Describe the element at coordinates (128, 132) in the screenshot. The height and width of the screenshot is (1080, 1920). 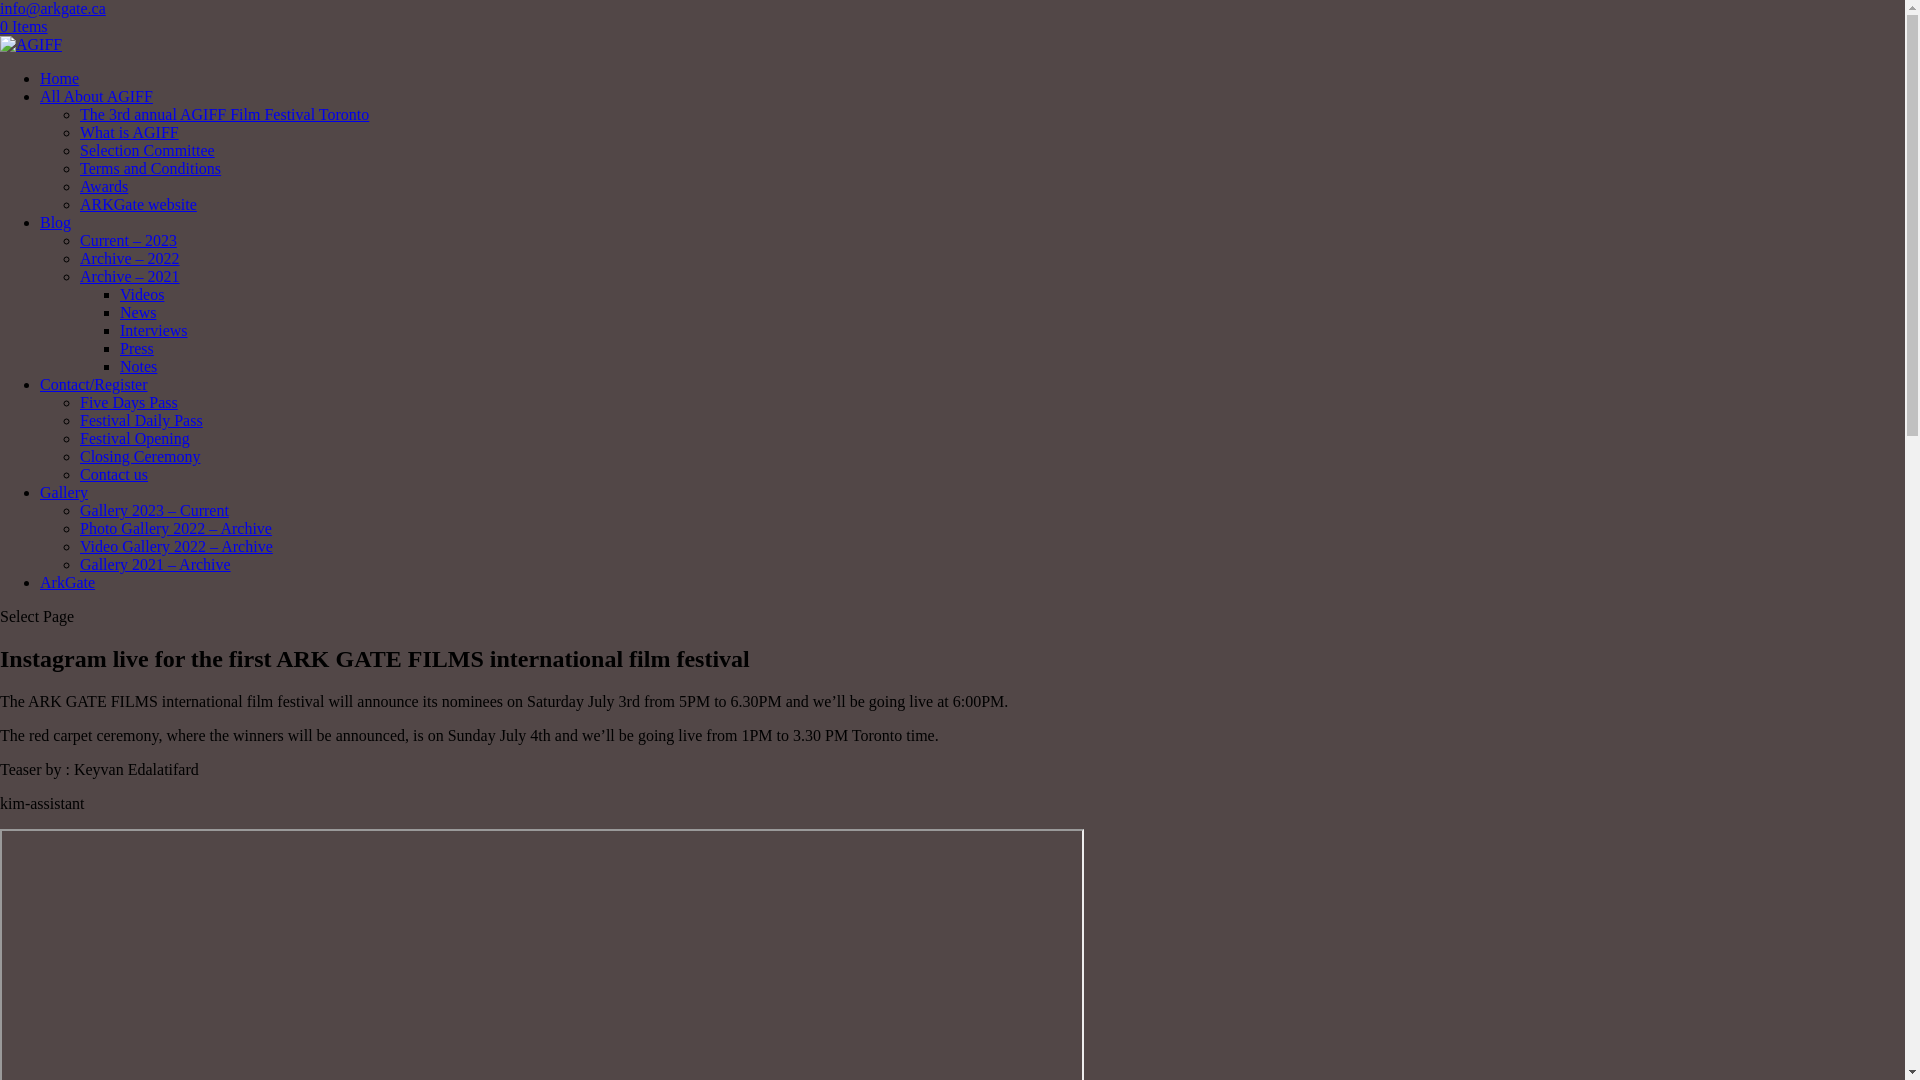
I see `'What is AGIFF'` at that location.